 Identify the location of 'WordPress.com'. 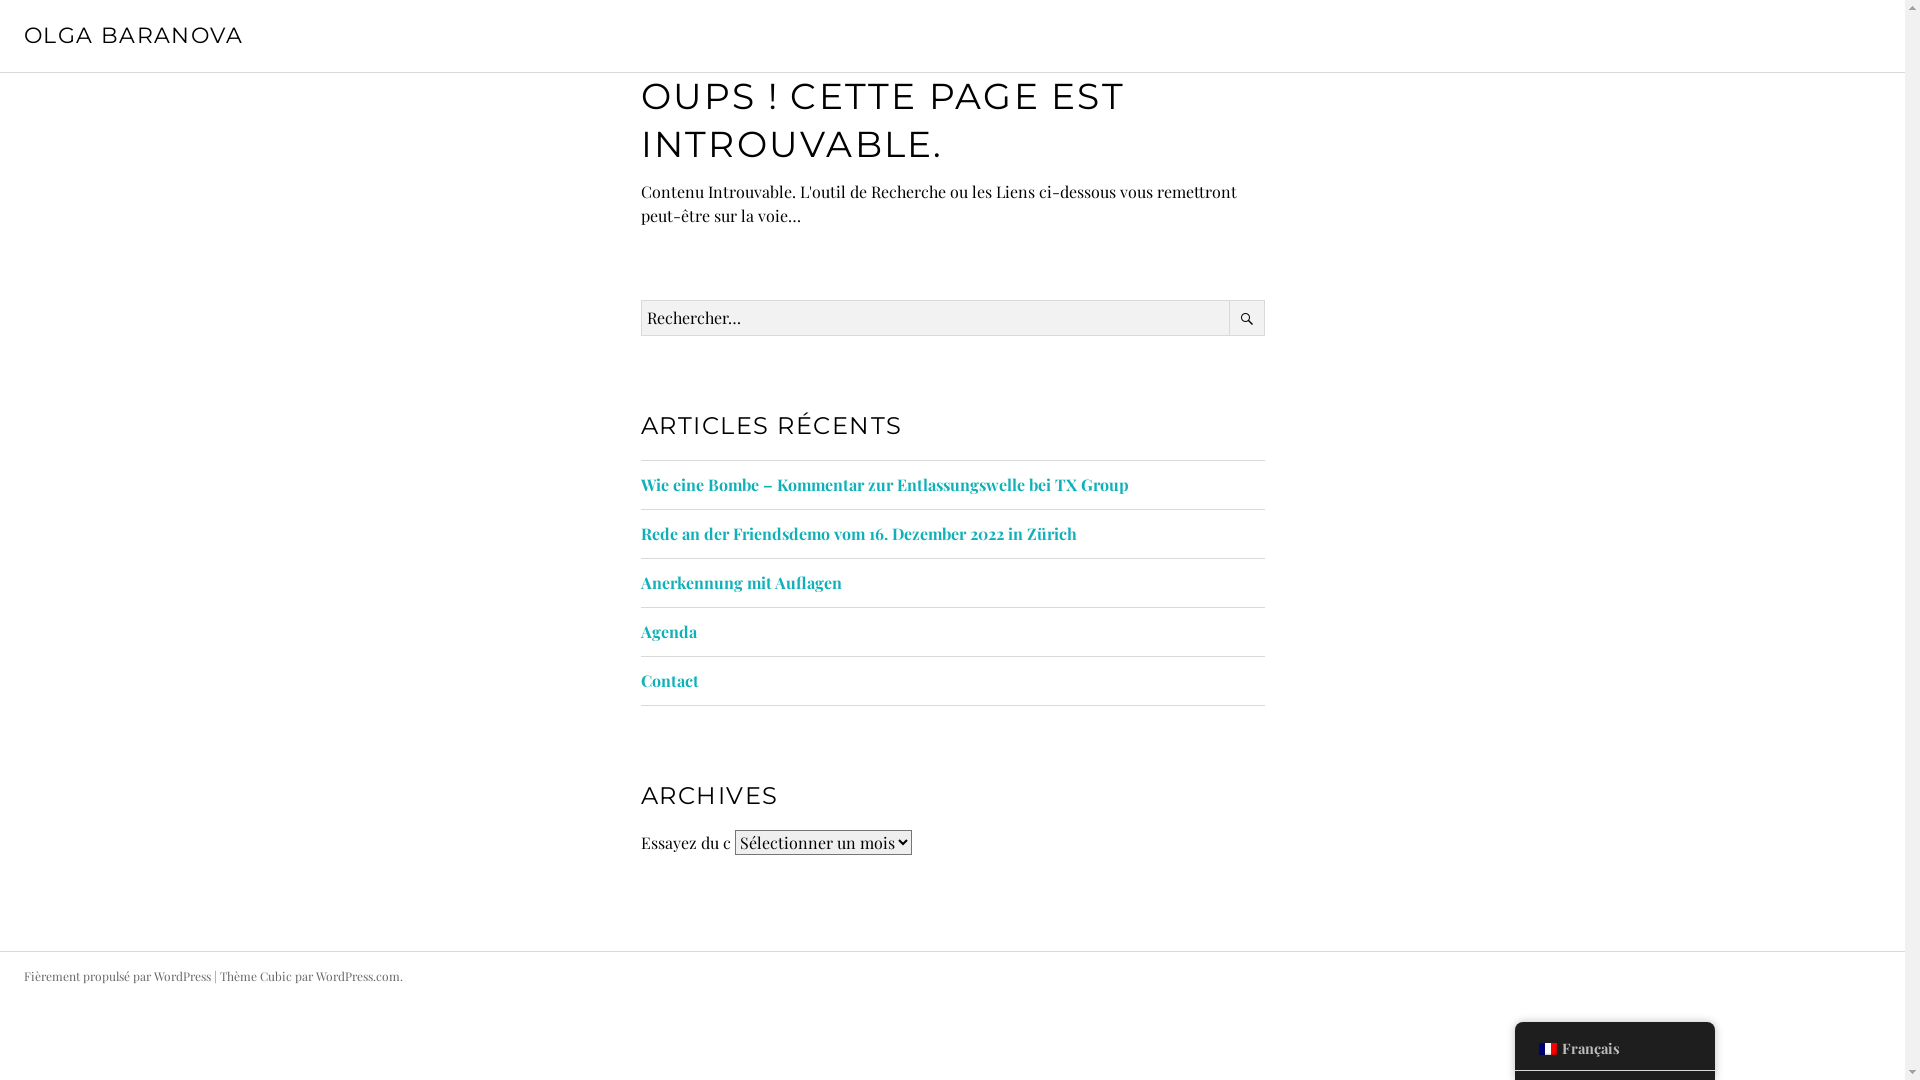
(358, 974).